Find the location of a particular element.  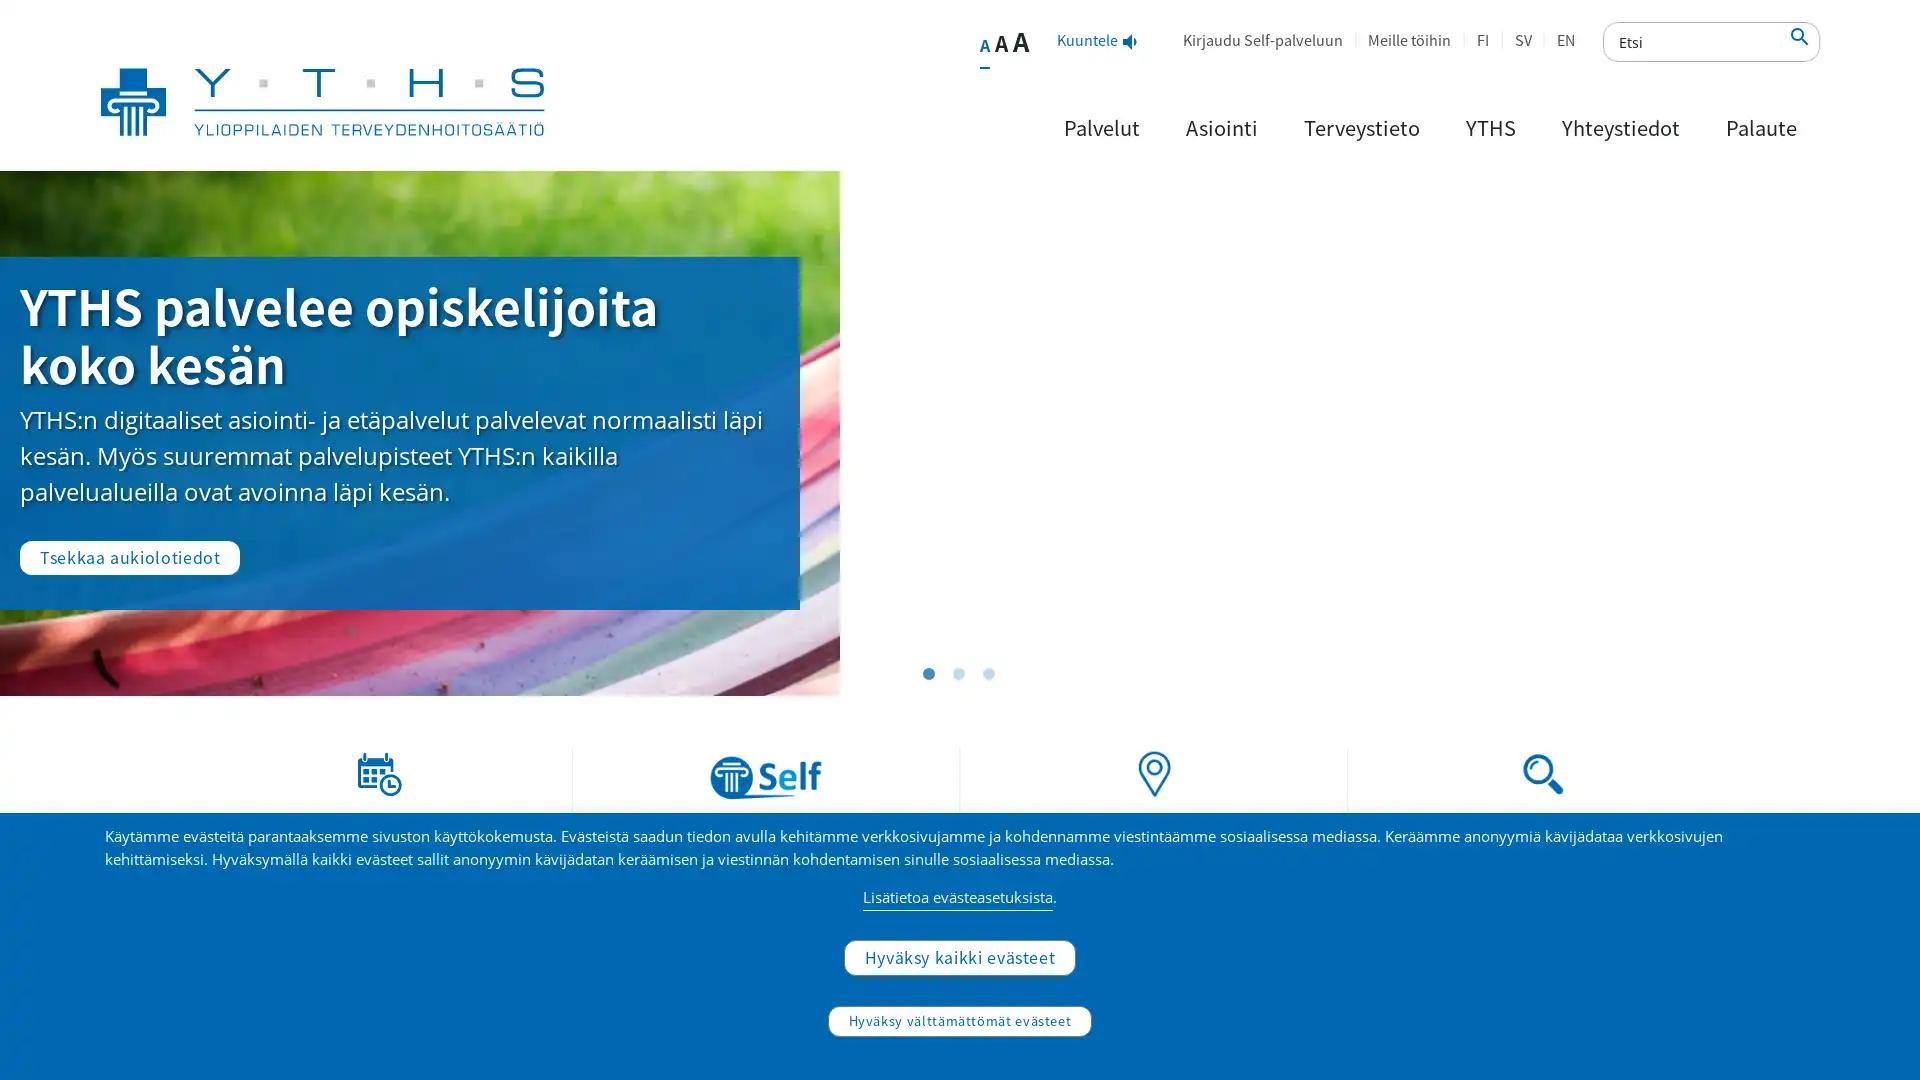

Hyvaksy valttamattomat evasteet is located at coordinates (958, 1021).